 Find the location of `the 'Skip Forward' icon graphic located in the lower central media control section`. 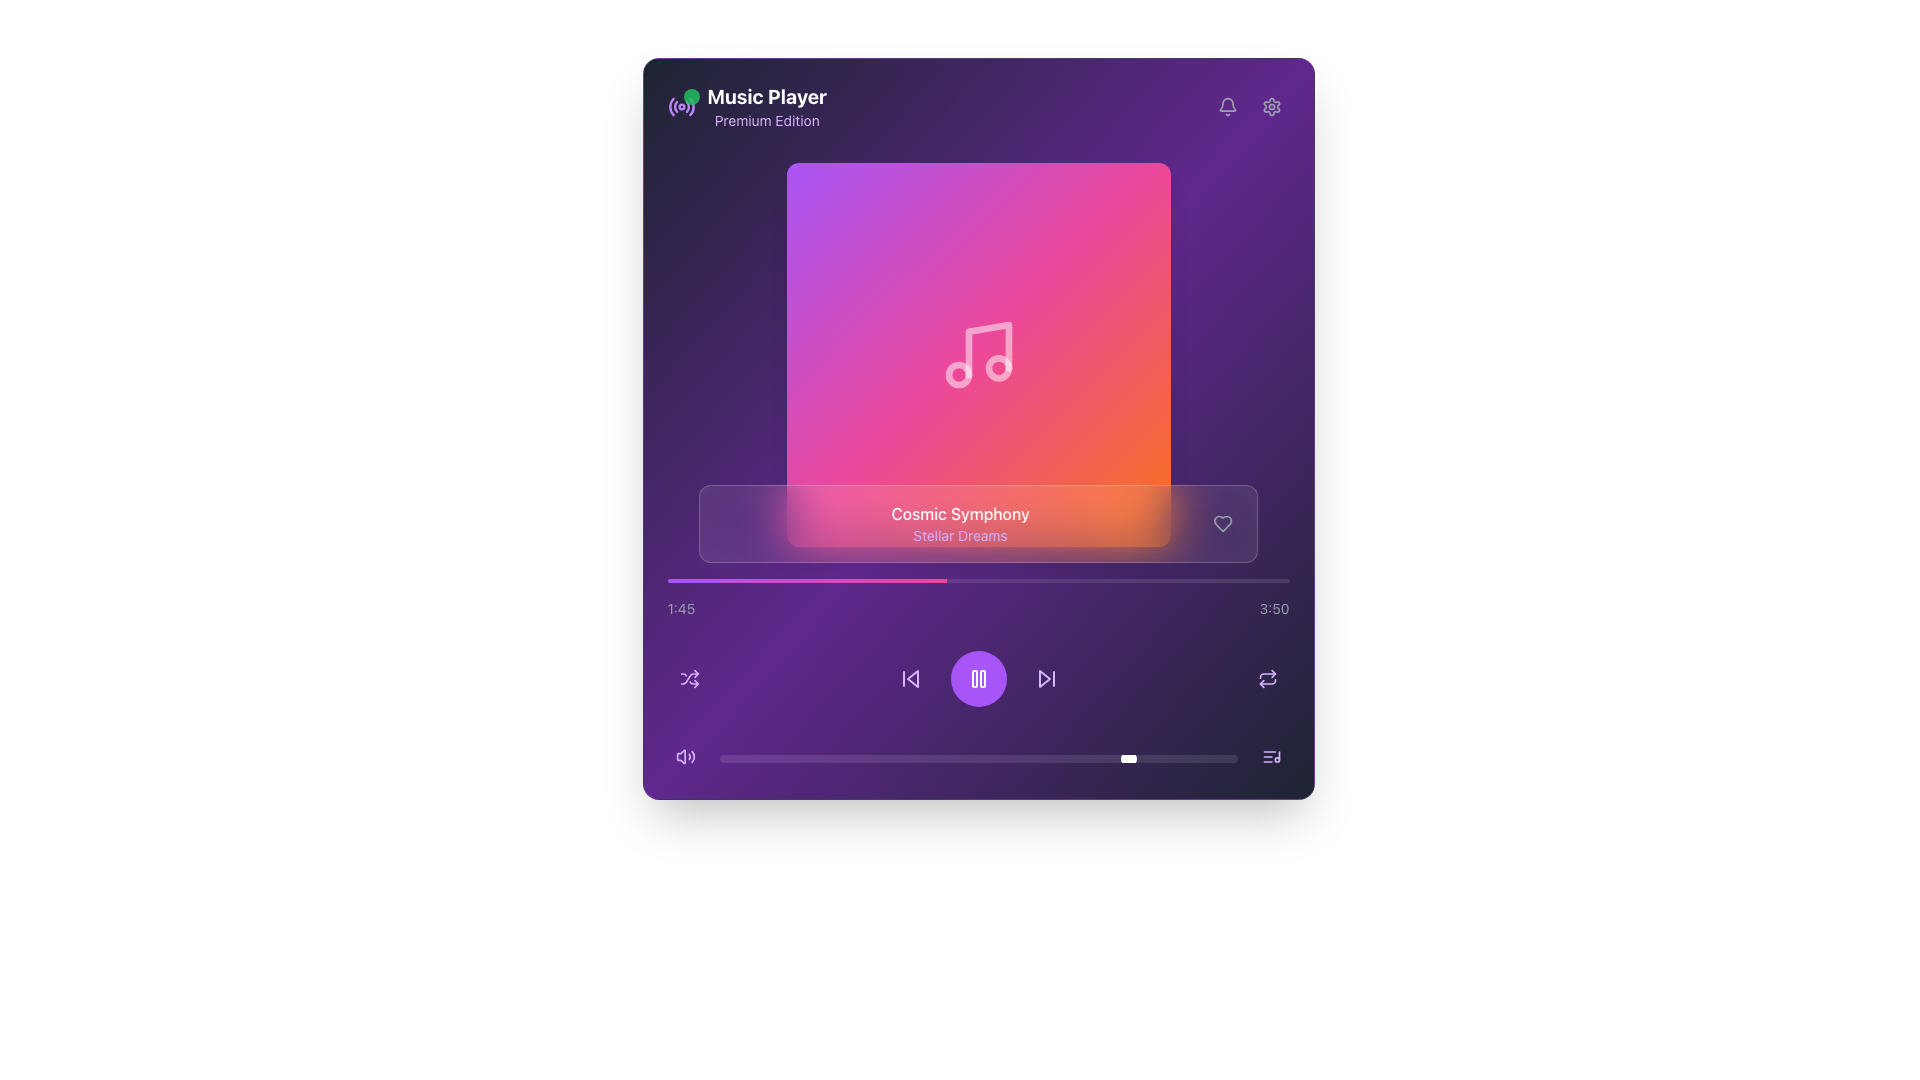

the 'Skip Forward' icon graphic located in the lower central media control section is located at coordinates (1043, 677).